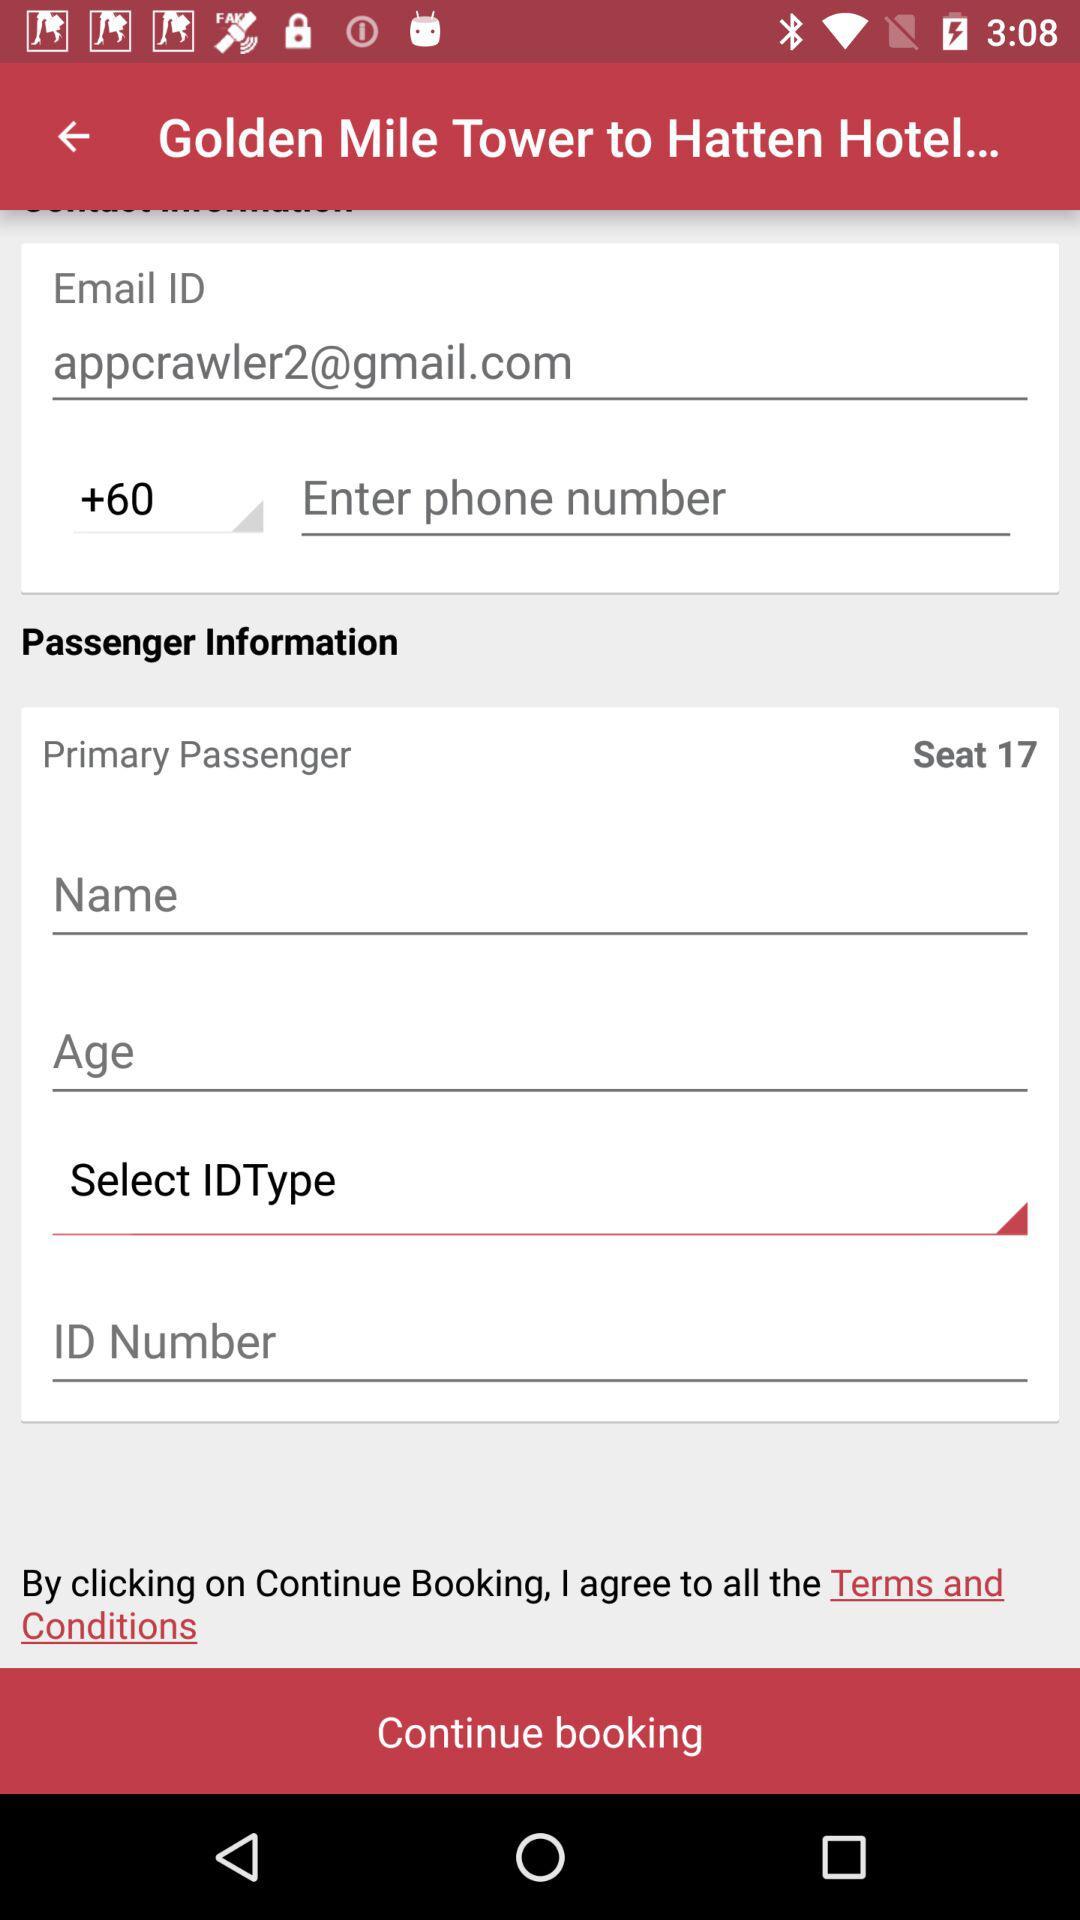  What do you see at coordinates (540, 1590) in the screenshot?
I see `the by clicking on icon` at bounding box center [540, 1590].